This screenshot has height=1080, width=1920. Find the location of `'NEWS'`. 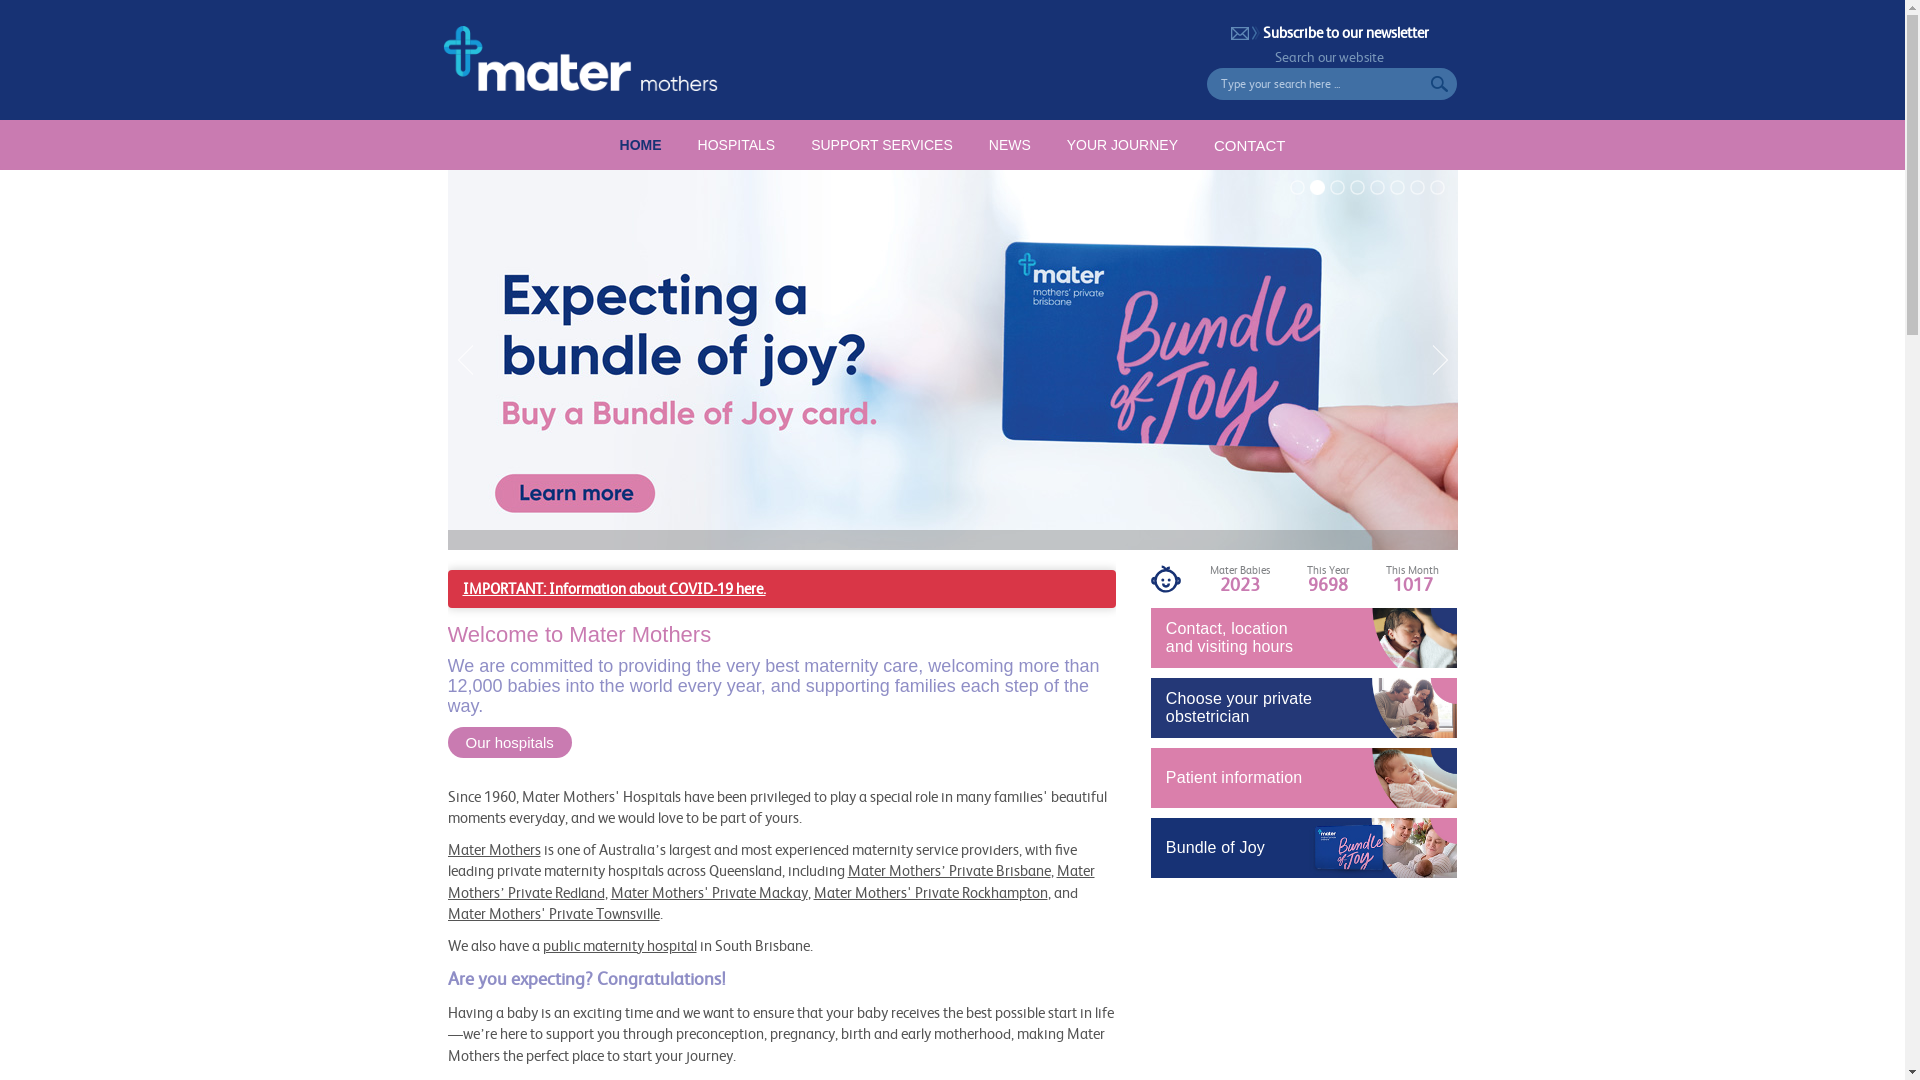

'NEWS' is located at coordinates (988, 144).